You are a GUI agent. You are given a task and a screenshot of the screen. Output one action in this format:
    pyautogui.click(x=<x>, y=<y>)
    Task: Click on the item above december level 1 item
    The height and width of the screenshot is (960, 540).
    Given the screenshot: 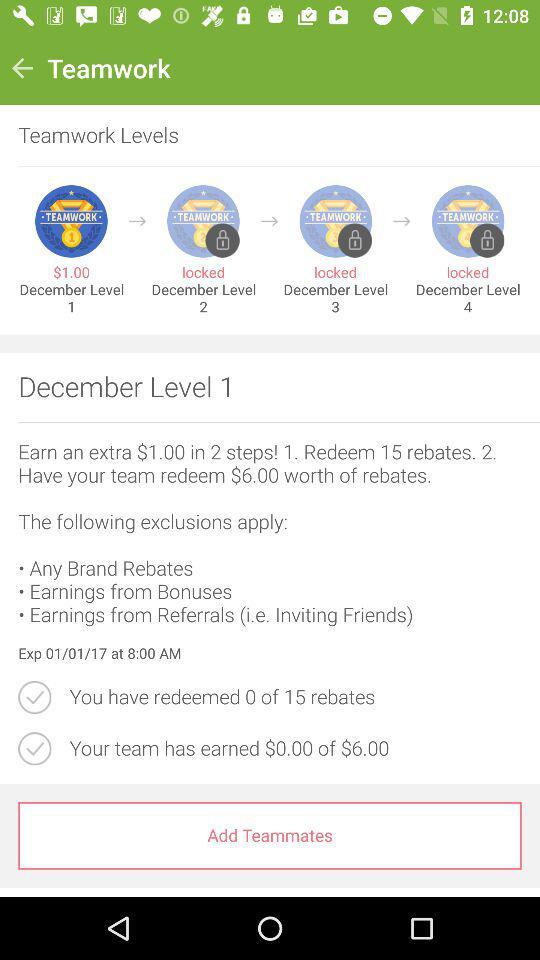 What is the action you would take?
    pyautogui.click(x=136, y=221)
    